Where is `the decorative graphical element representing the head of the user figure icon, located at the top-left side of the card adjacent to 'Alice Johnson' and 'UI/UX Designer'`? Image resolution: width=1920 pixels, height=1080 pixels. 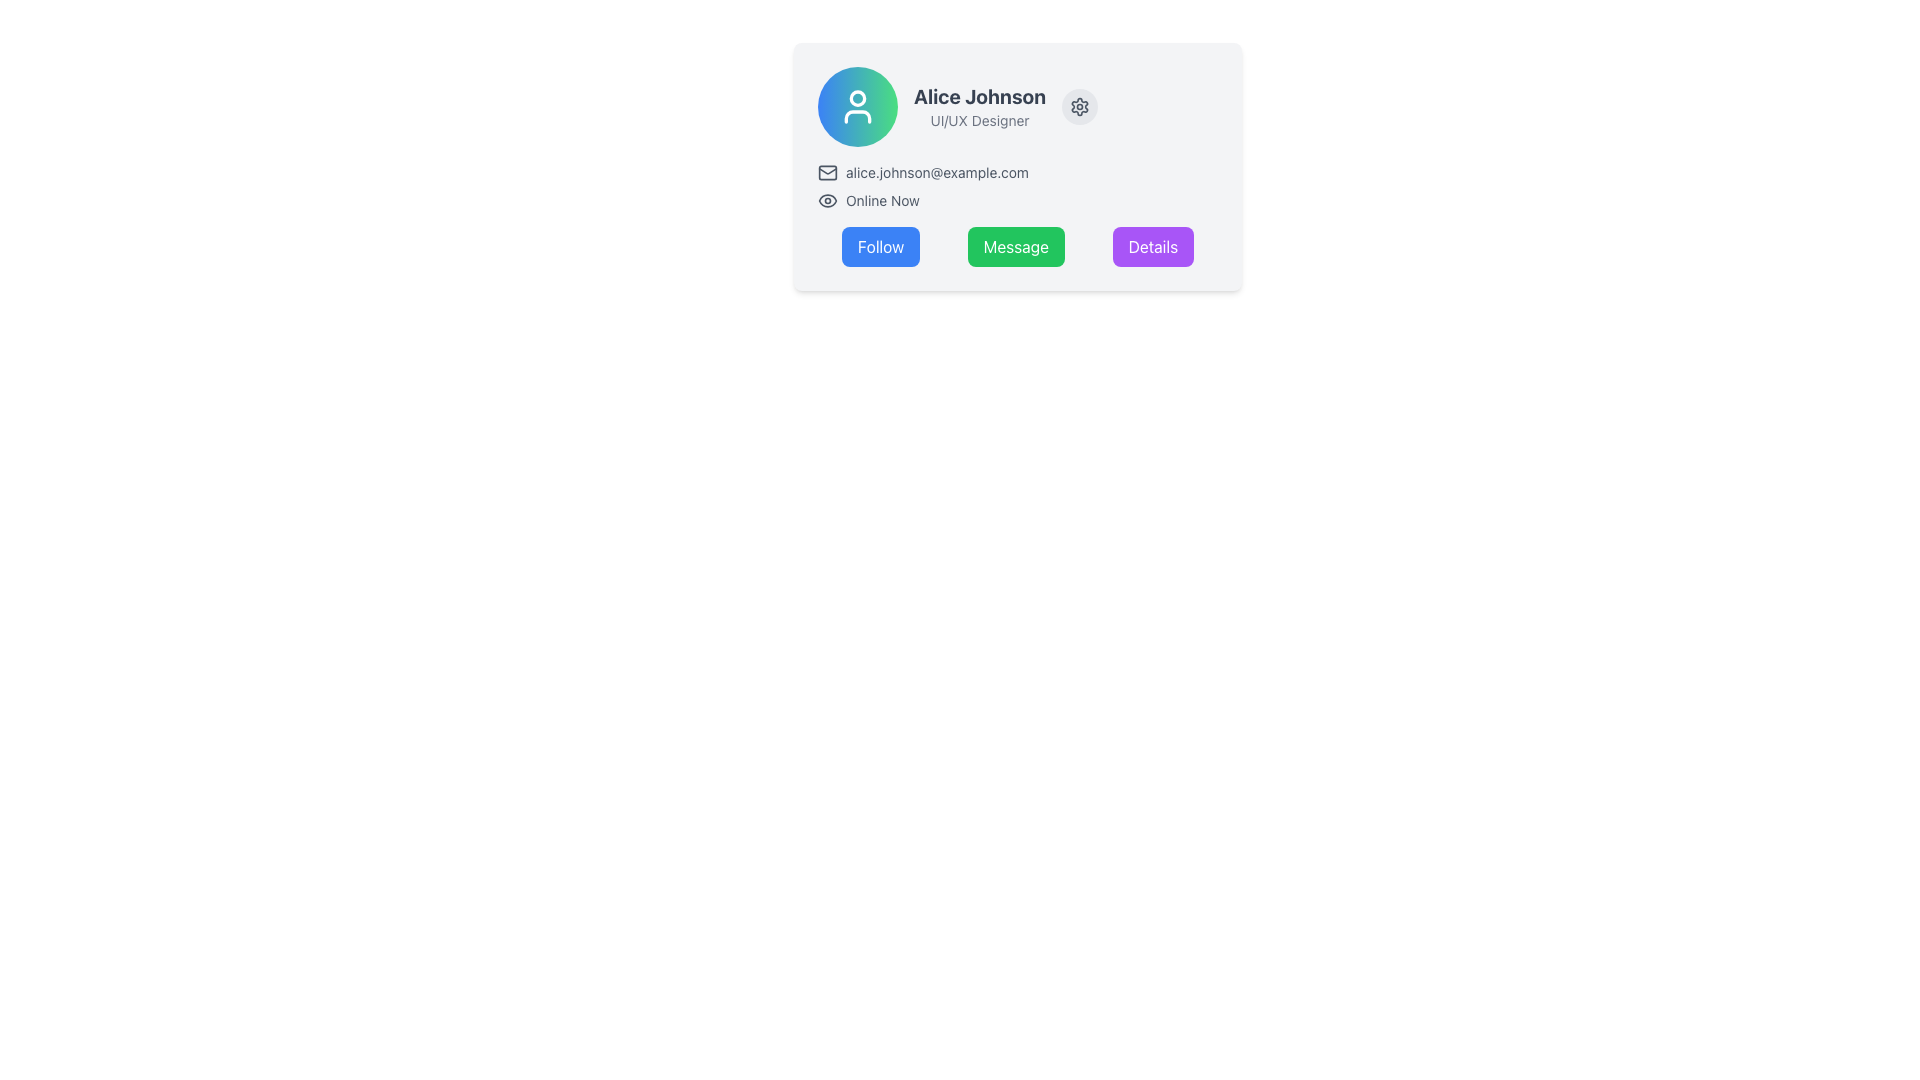 the decorative graphical element representing the head of the user figure icon, located at the top-left side of the card adjacent to 'Alice Johnson' and 'UI/UX Designer' is located at coordinates (858, 97).